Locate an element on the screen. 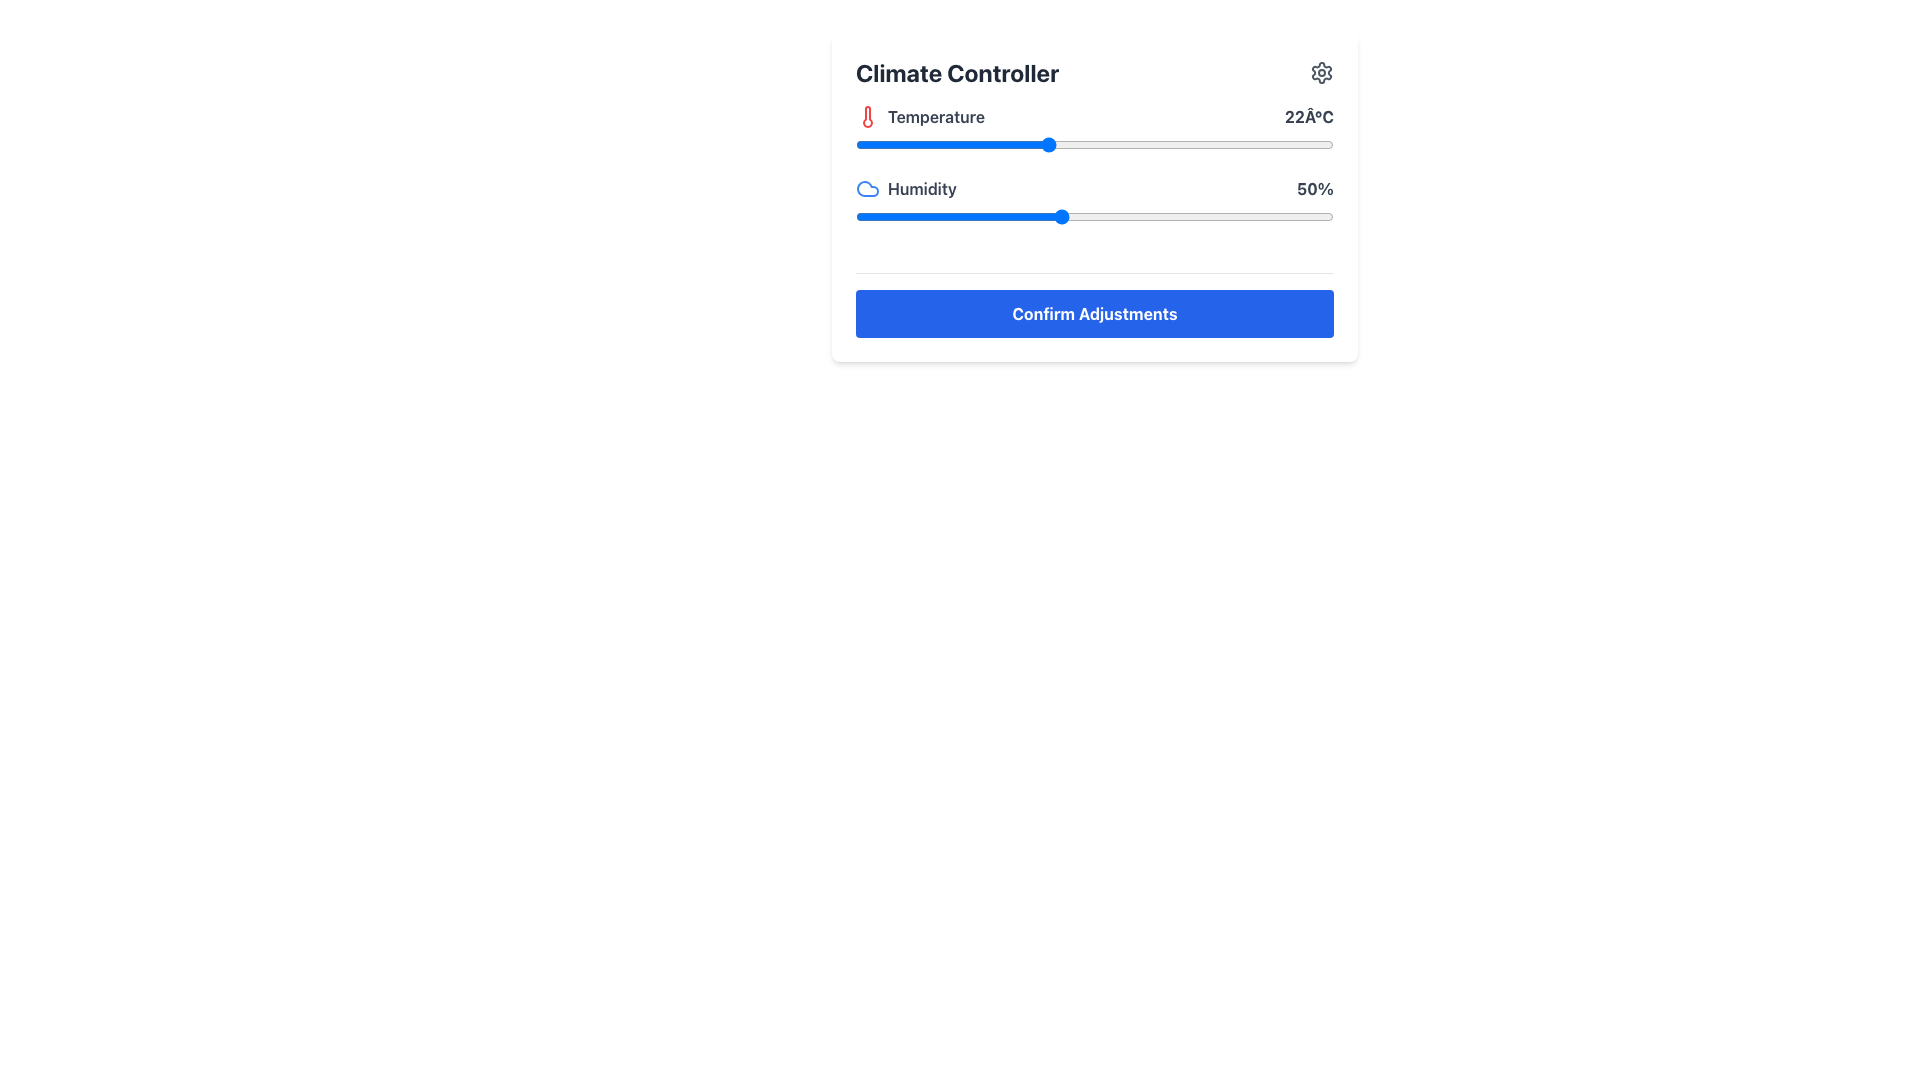  the text displaying the current percentage value of the Humidity setting in the Climate Controller is located at coordinates (1315, 189).